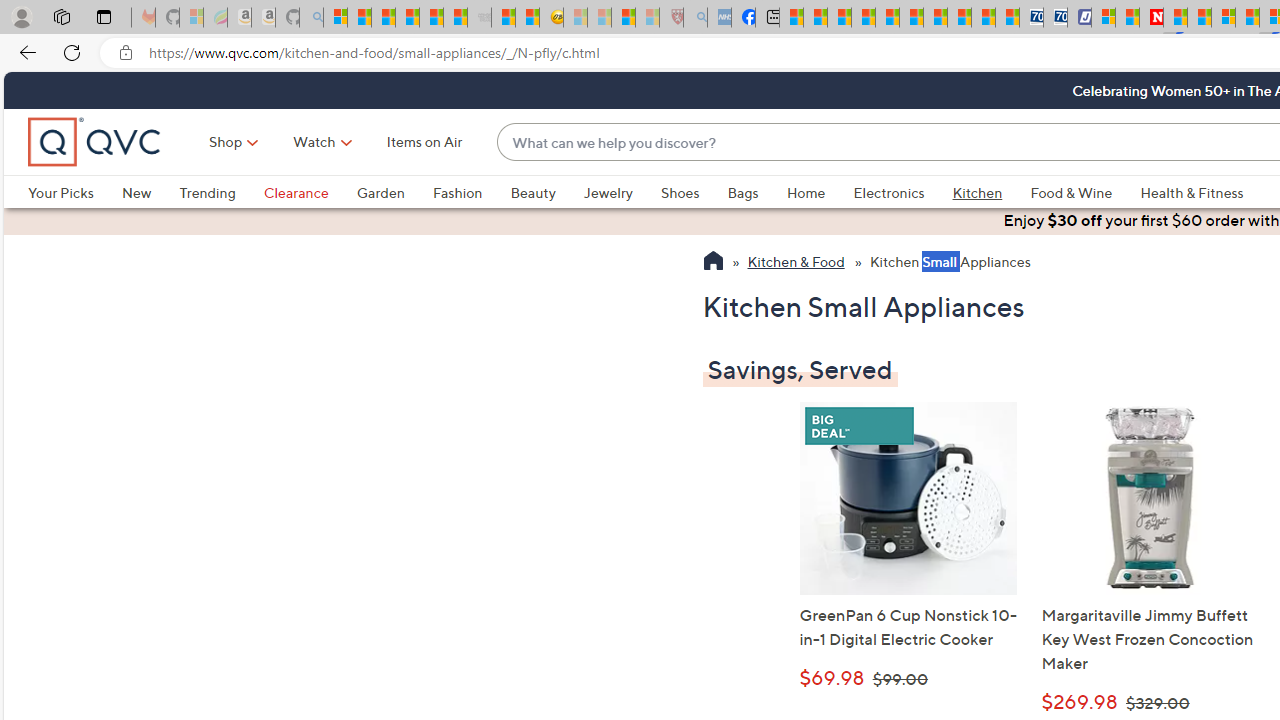 The image size is (1280, 720). Describe the element at coordinates (694, 192) in the screenshot. I see `'Shoes'` at that location.